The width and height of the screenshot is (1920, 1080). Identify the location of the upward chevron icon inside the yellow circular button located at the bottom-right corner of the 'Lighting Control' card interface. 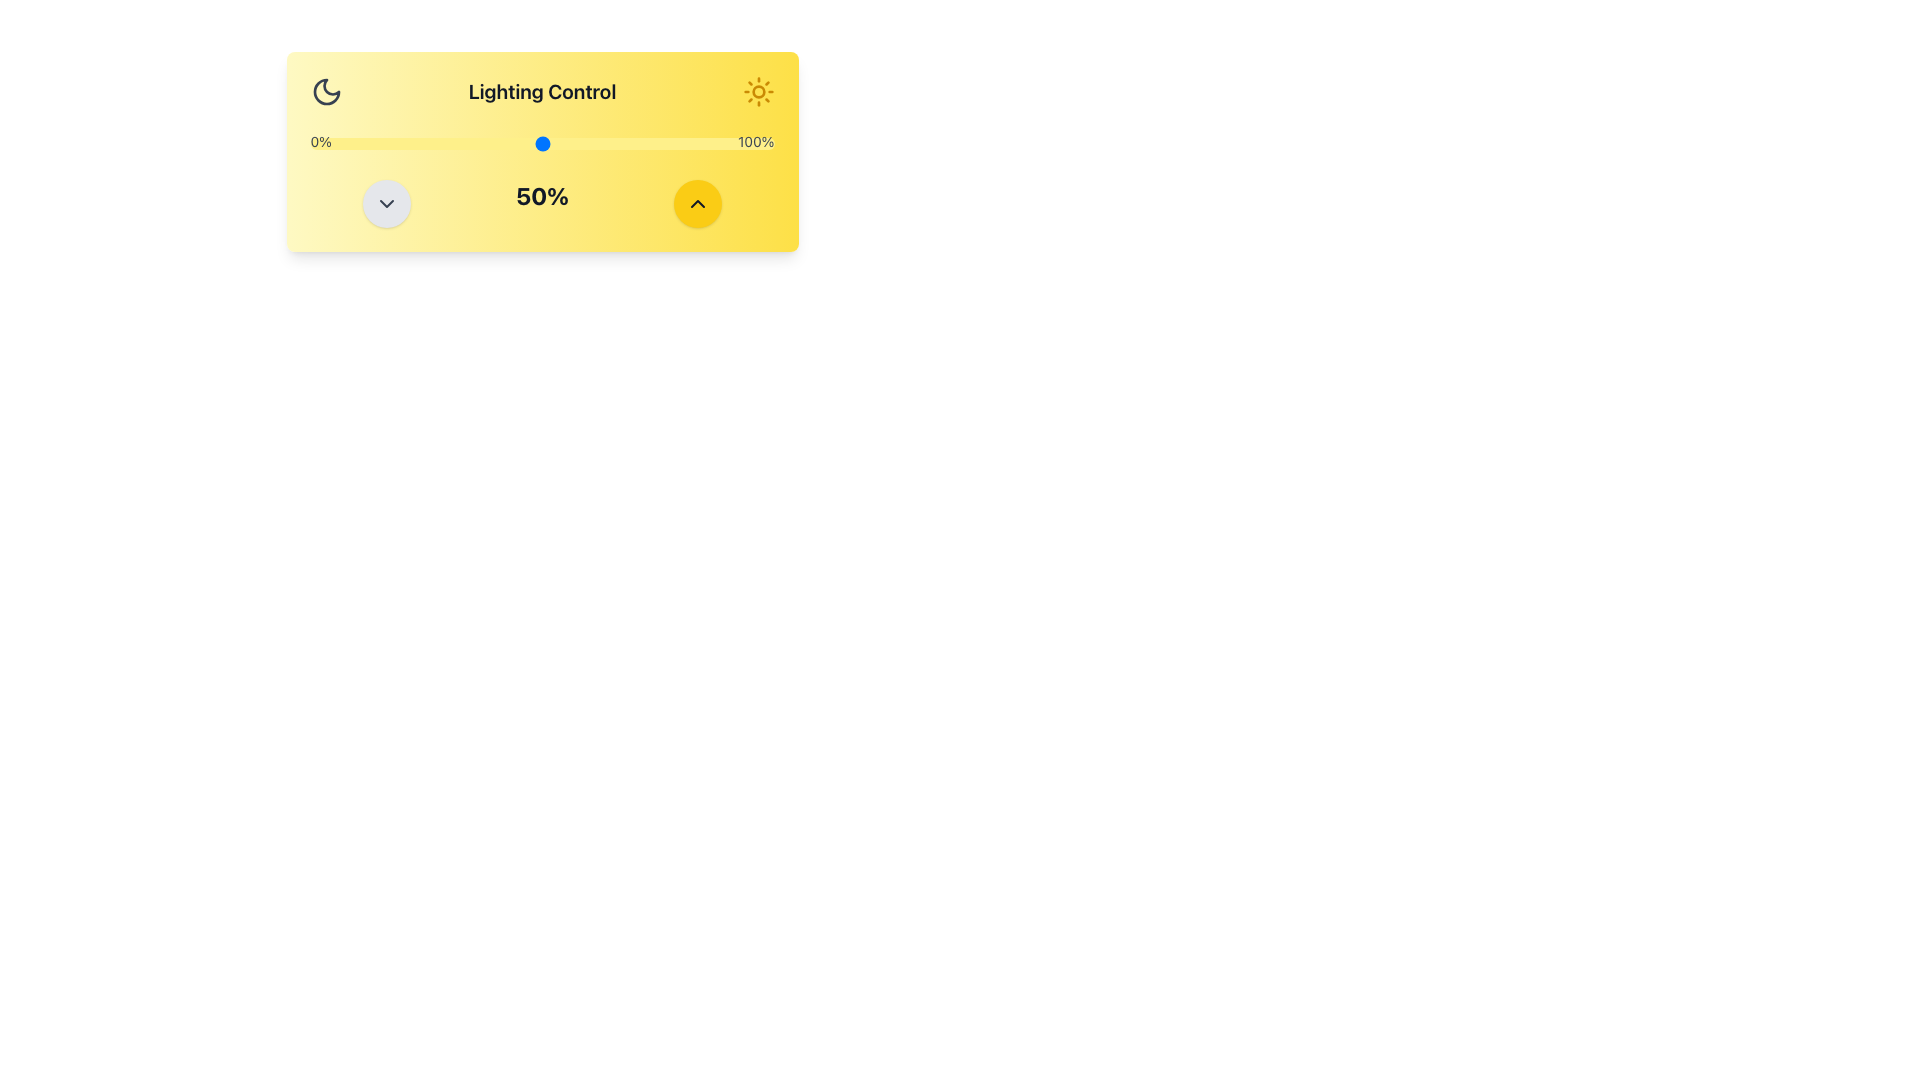
(698, 204).